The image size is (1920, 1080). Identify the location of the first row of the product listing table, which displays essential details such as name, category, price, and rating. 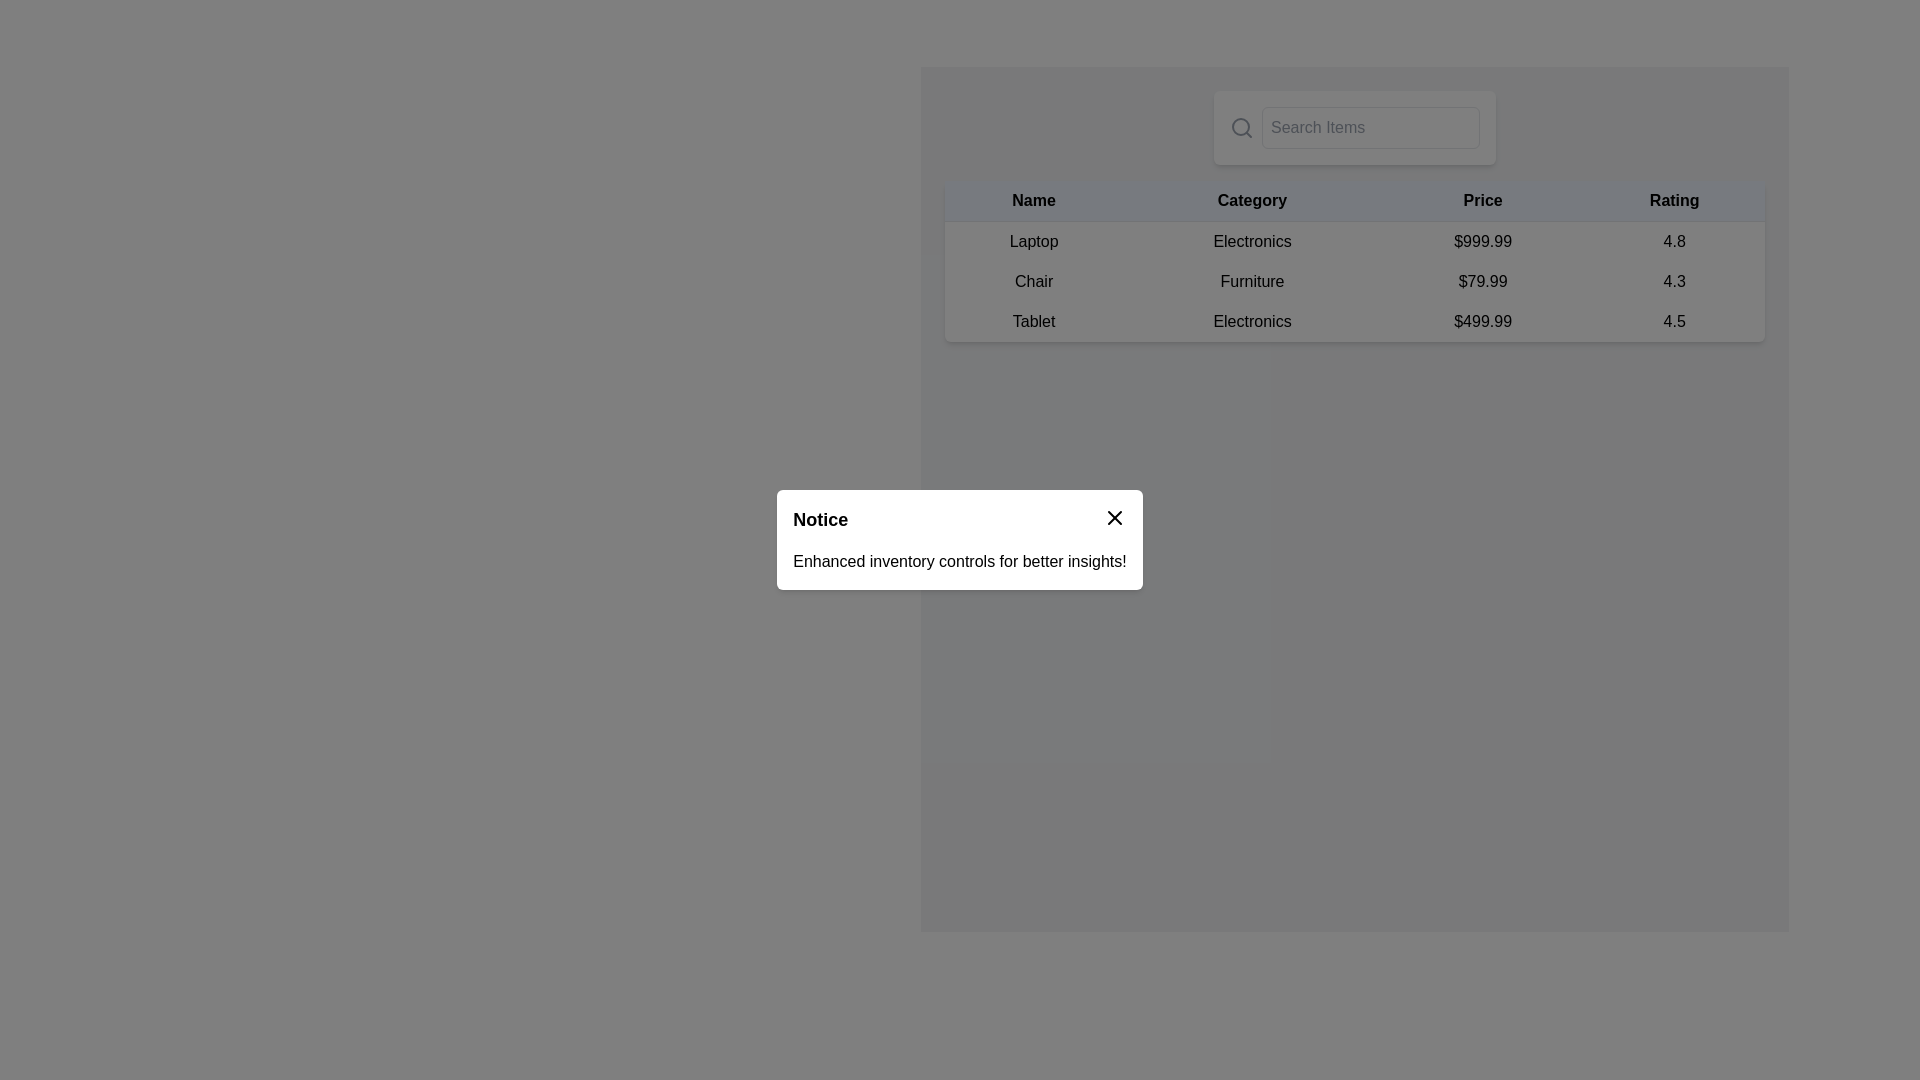
(1354, 239).